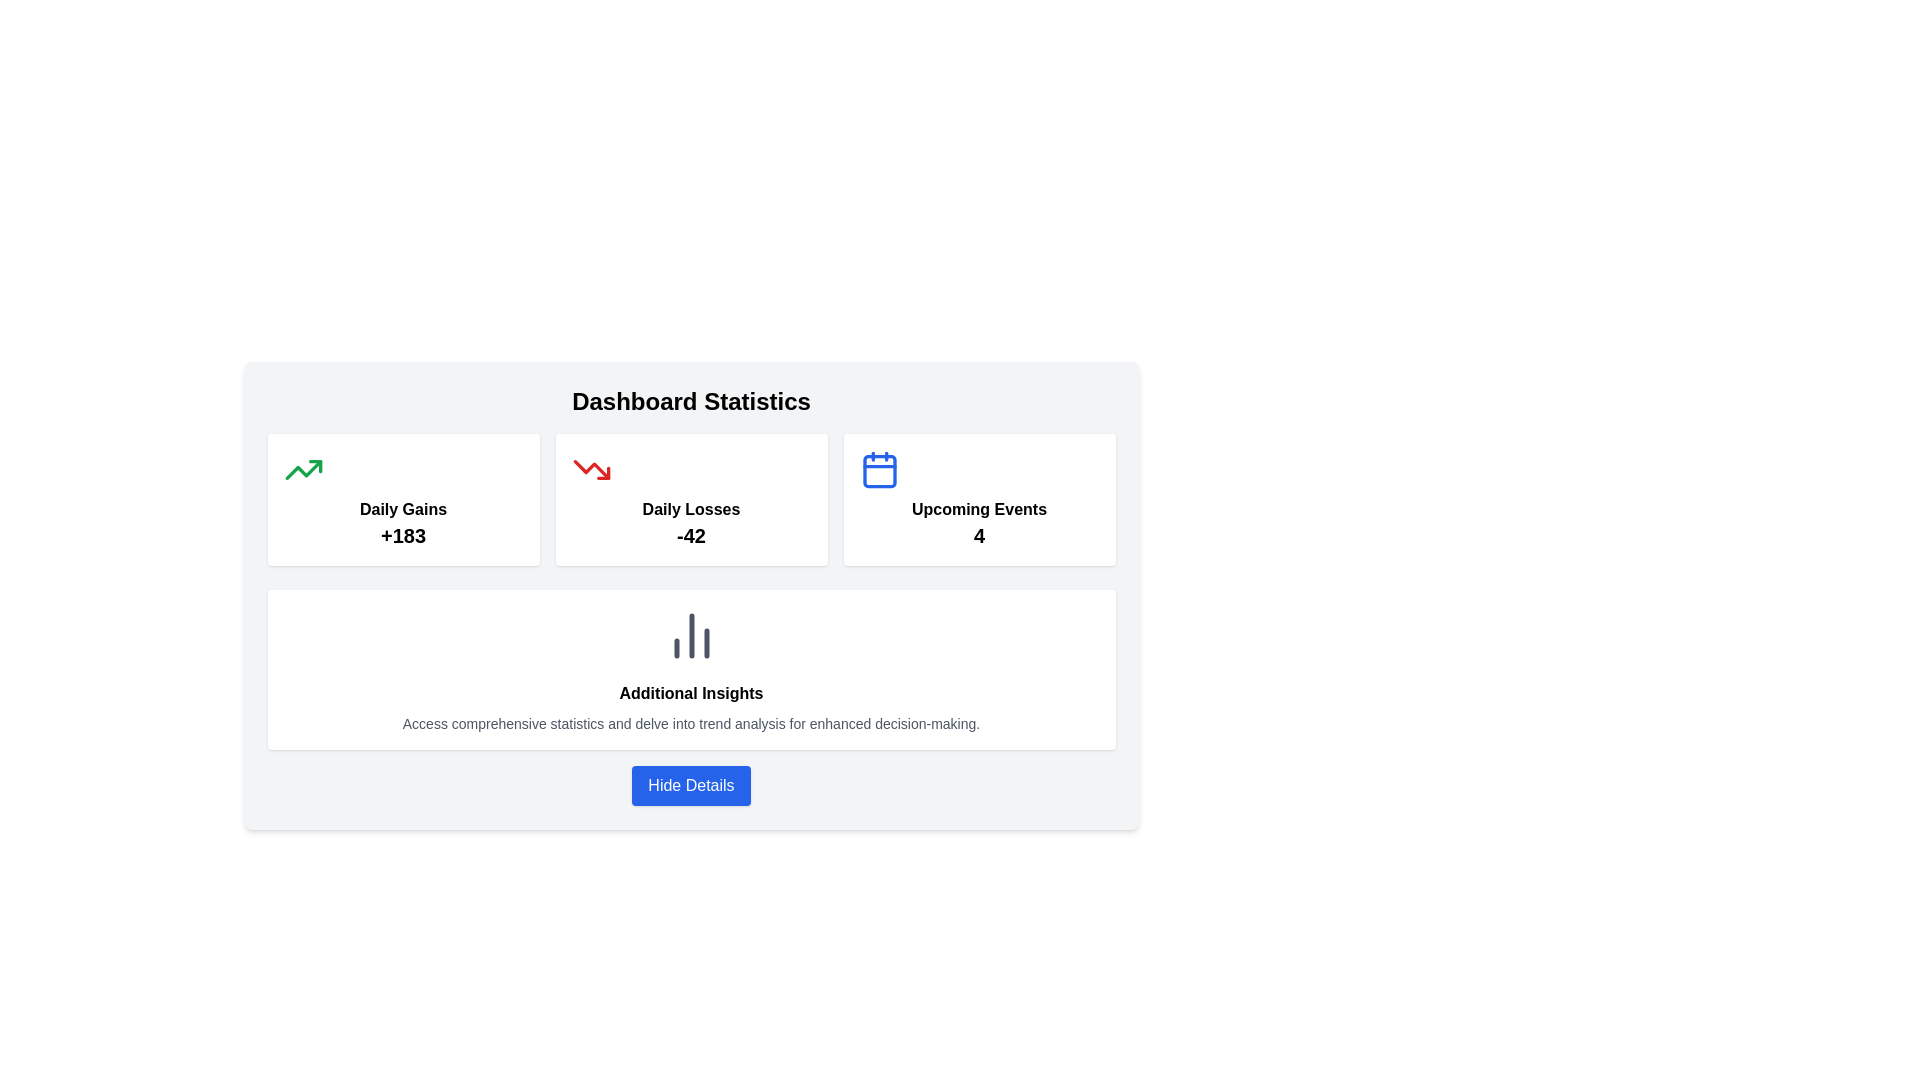  What do you see at coordinates (590, 470) in the screenshot?
I see `the downward trend graphical icon representing numerical losses in the 'Daily Losses -42' card, located near the top-left corner inside the card` at bounding box center [590, 470].